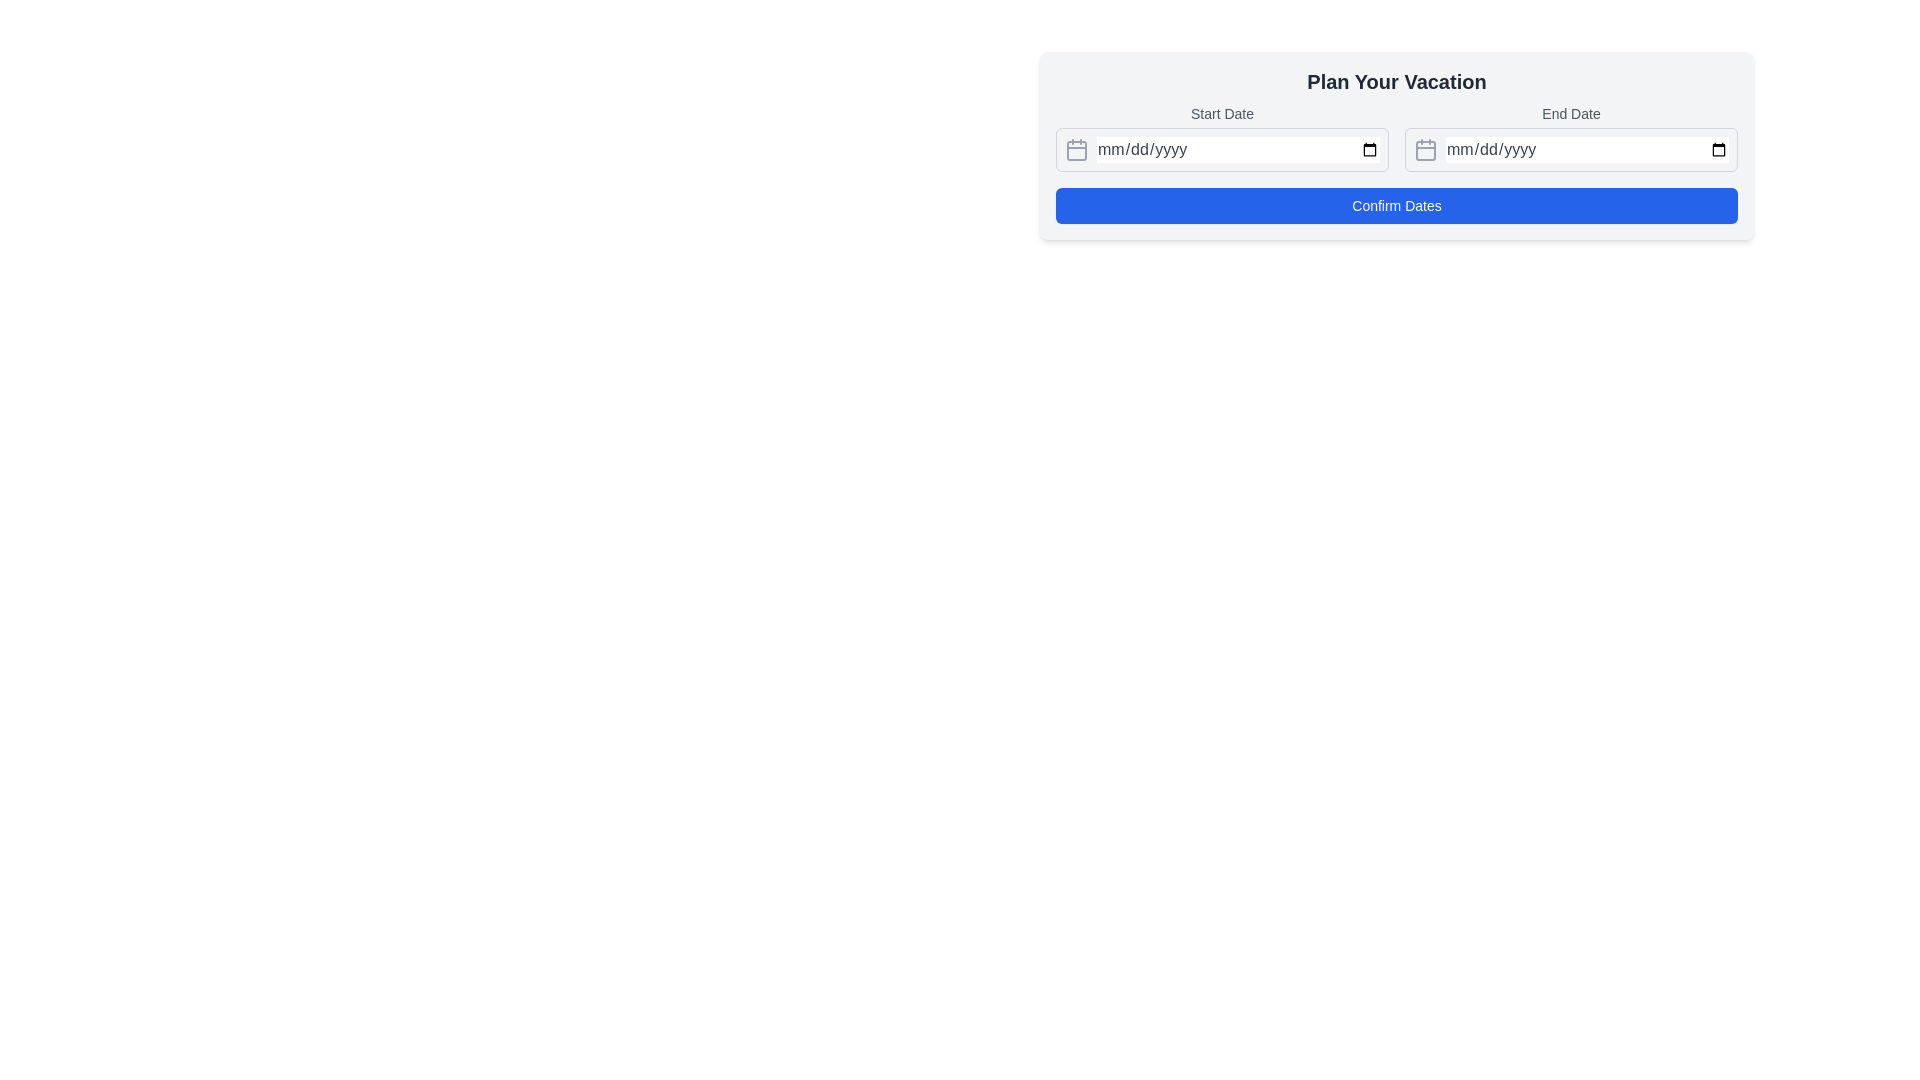 The image size is (1920, 1080). I want to click on 'Start Date' label text, which is a small, medium-bold gray font positioned above the date input field, so click(1221, 114).